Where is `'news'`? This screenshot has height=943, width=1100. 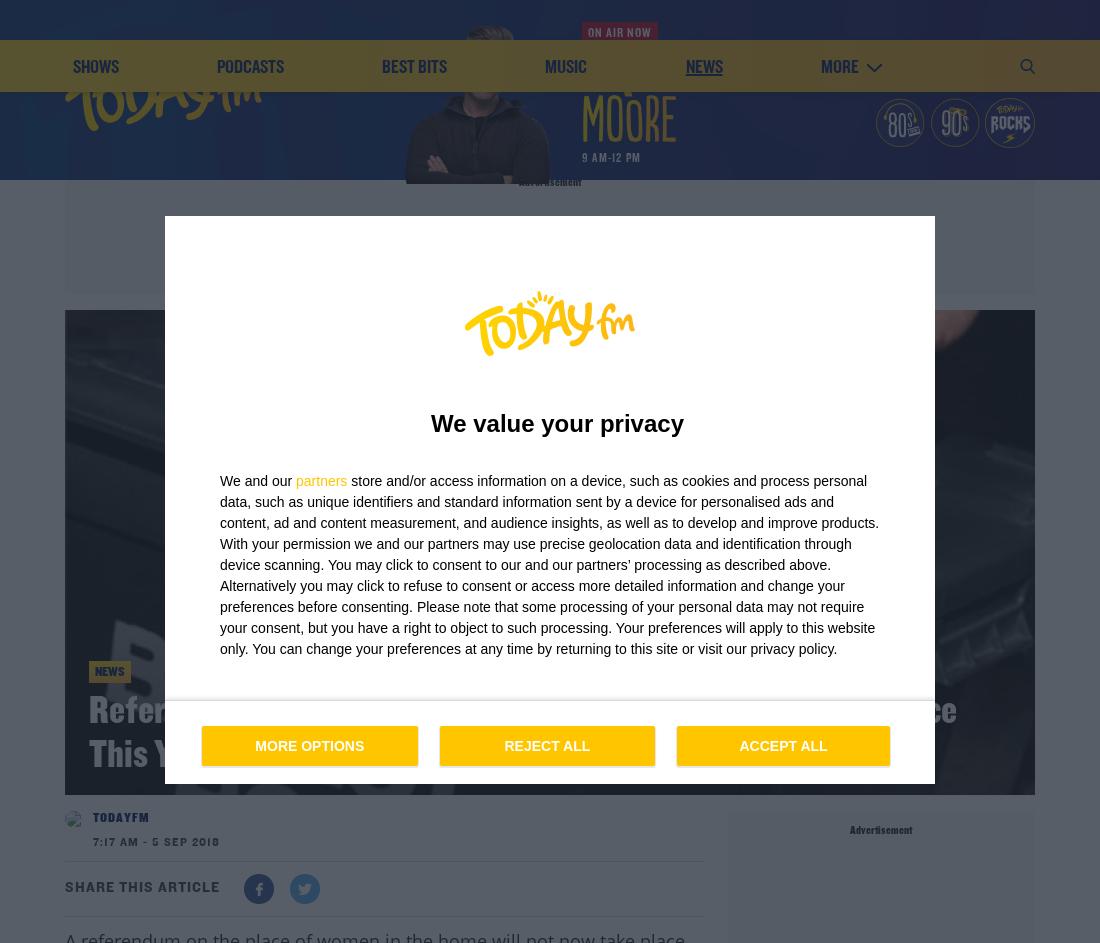 'news' is located at coordinates (702, 207).